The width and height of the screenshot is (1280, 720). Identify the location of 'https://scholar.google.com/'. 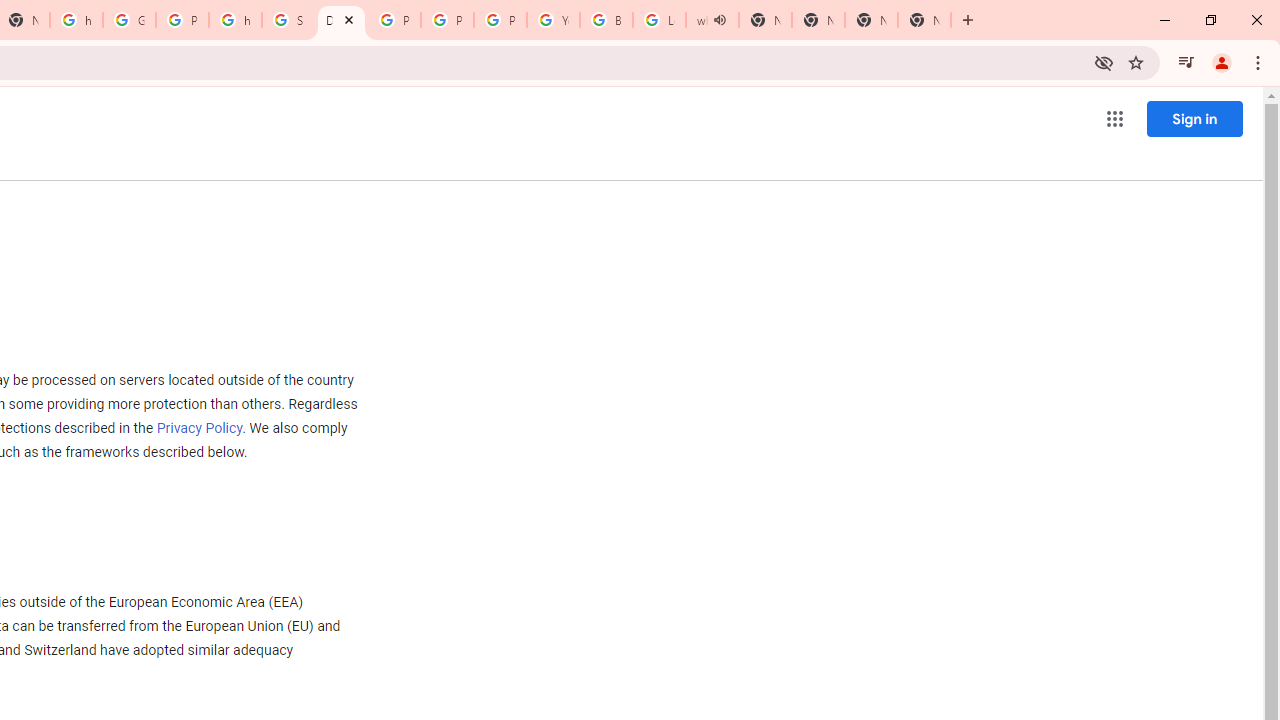
(235, 20).